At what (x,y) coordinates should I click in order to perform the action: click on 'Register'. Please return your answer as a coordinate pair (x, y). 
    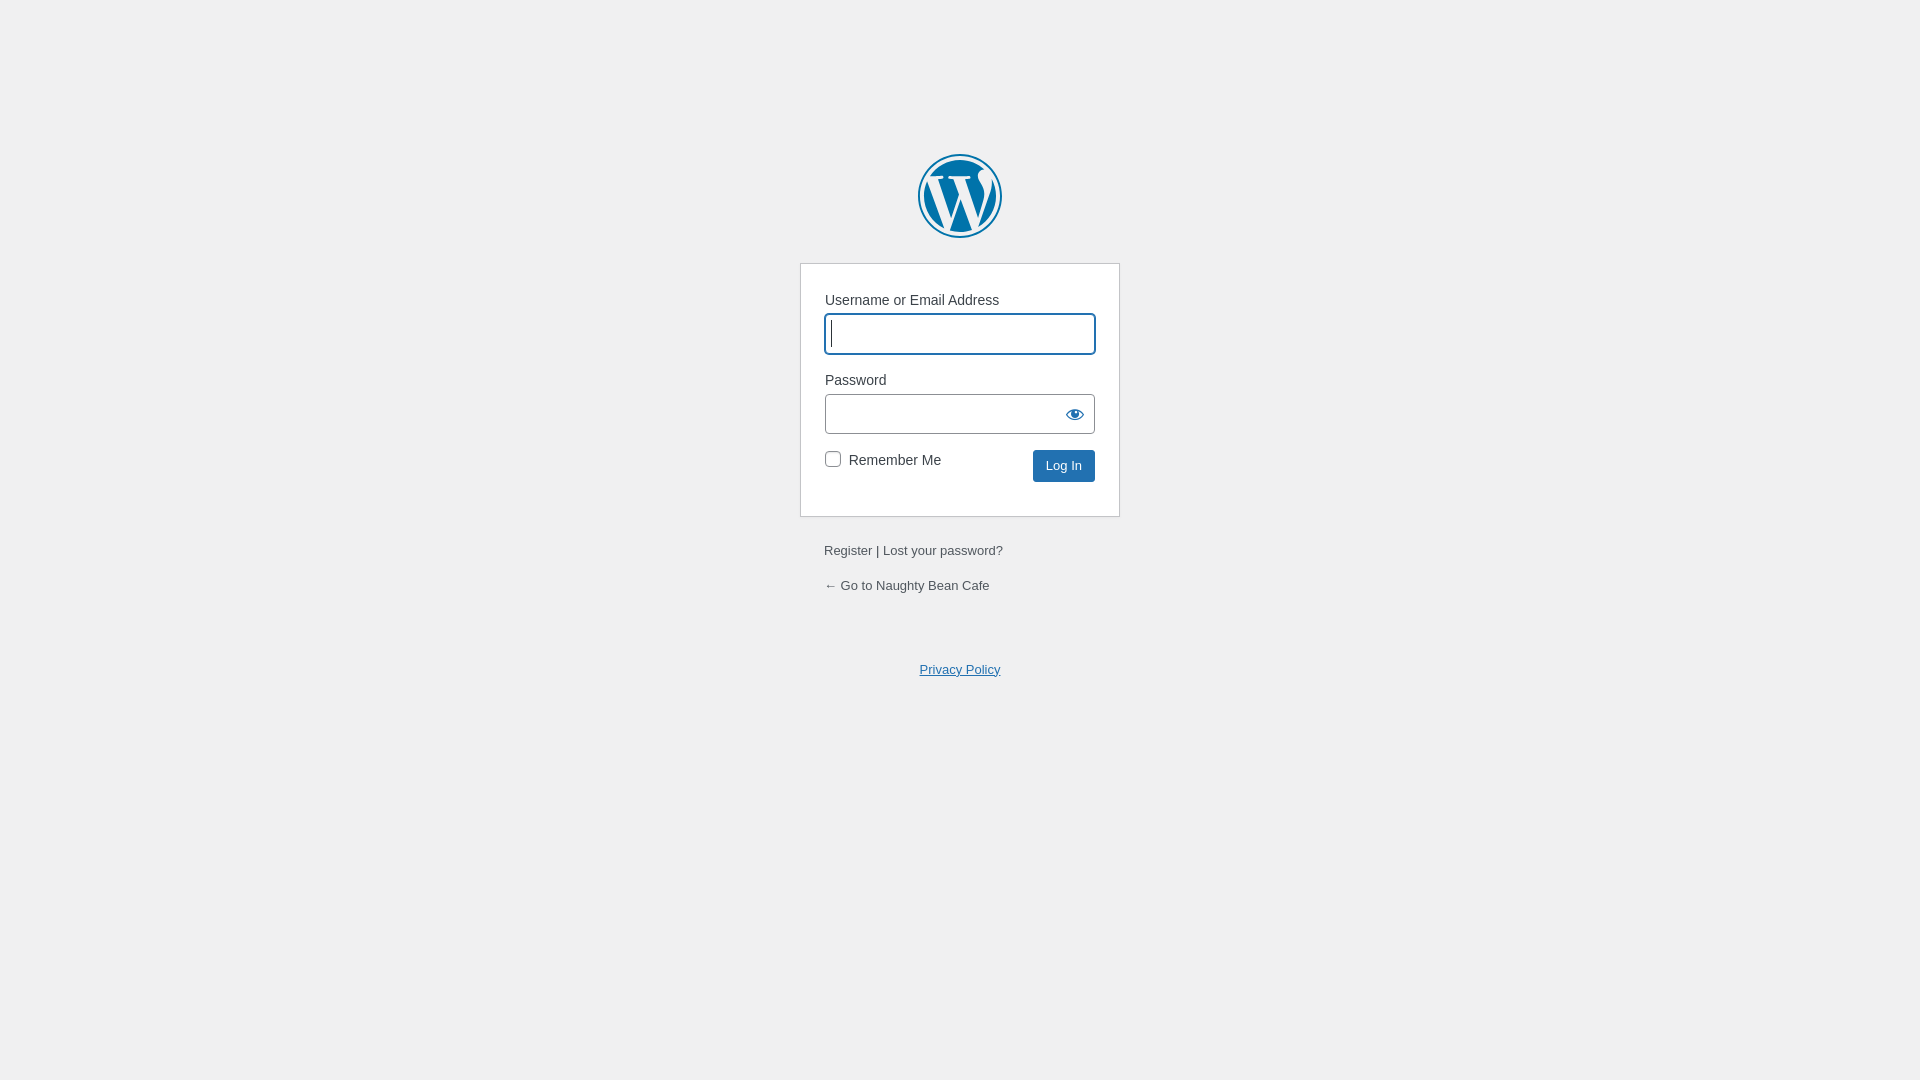
    Looking at the image, I should click on (824, 550).